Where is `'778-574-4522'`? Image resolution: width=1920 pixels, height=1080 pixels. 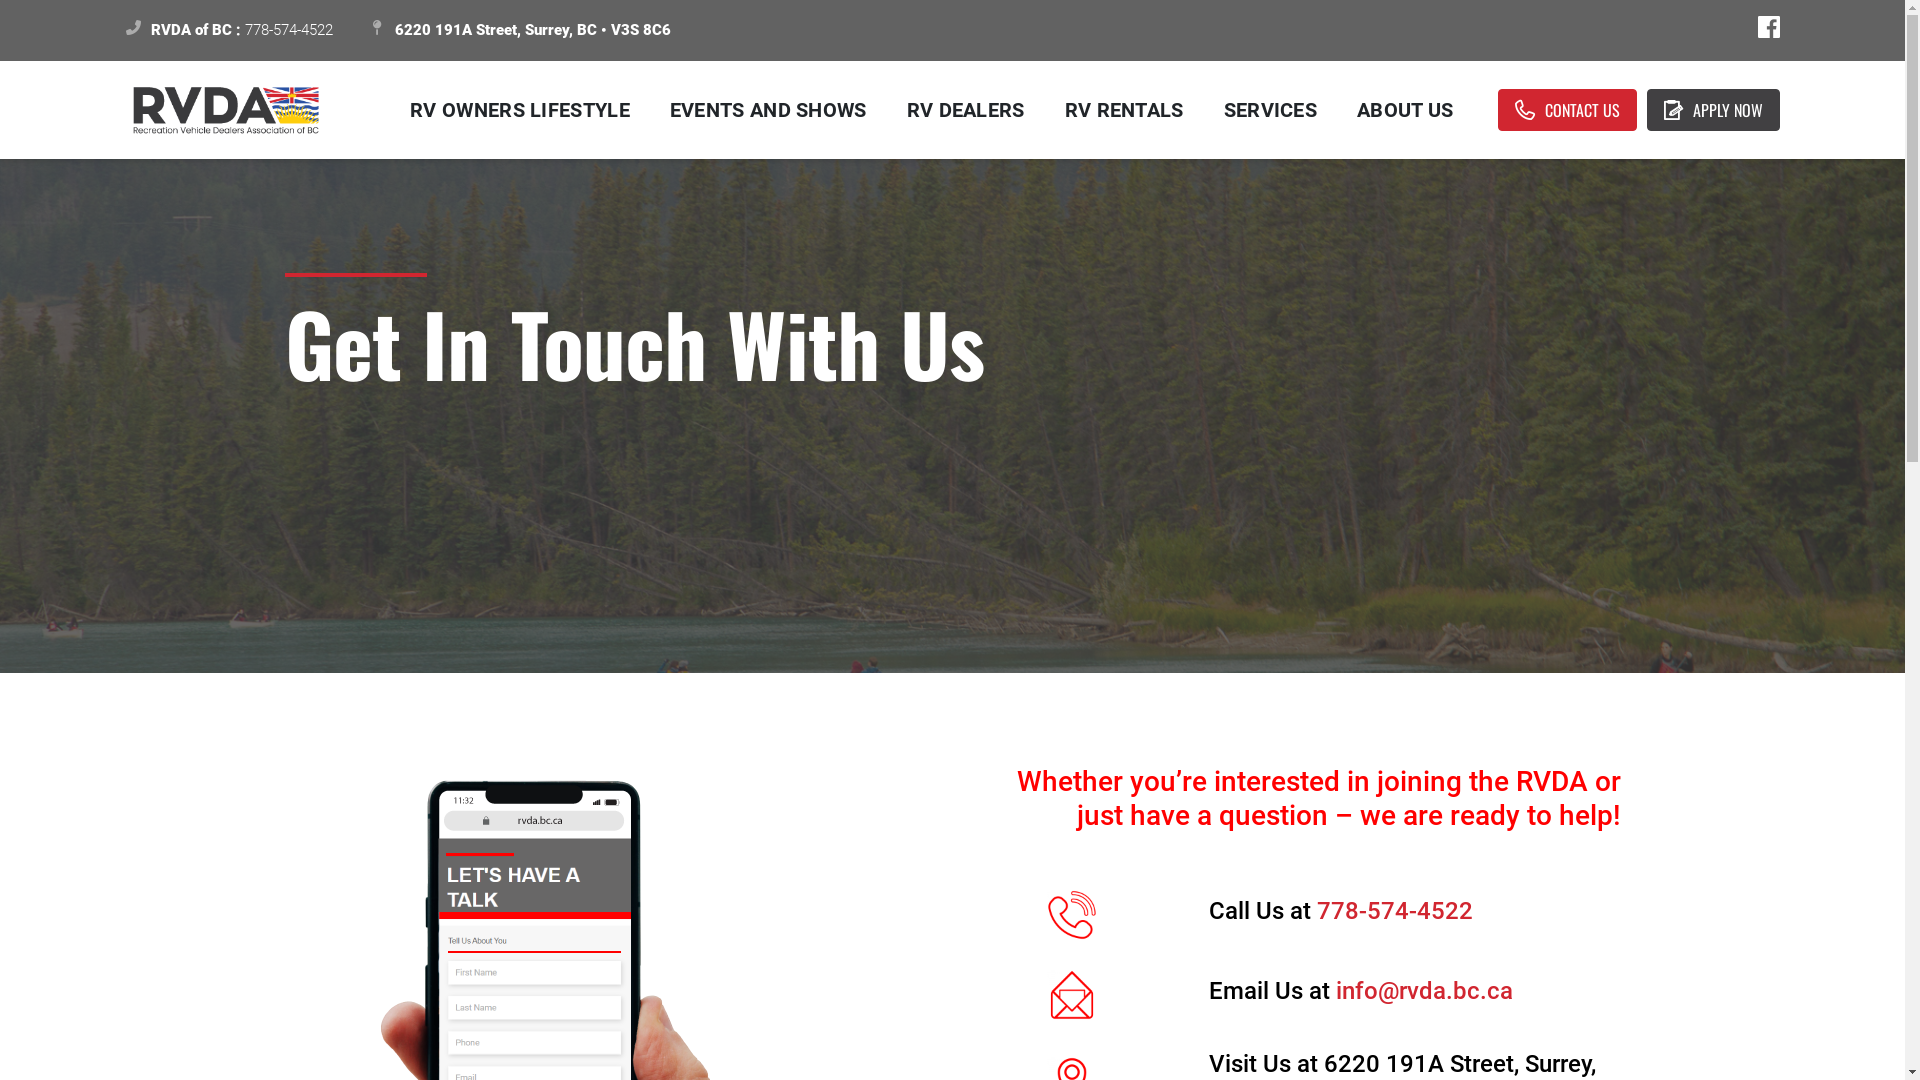
'778-574-4522' is located at coordinates (1316, 910).